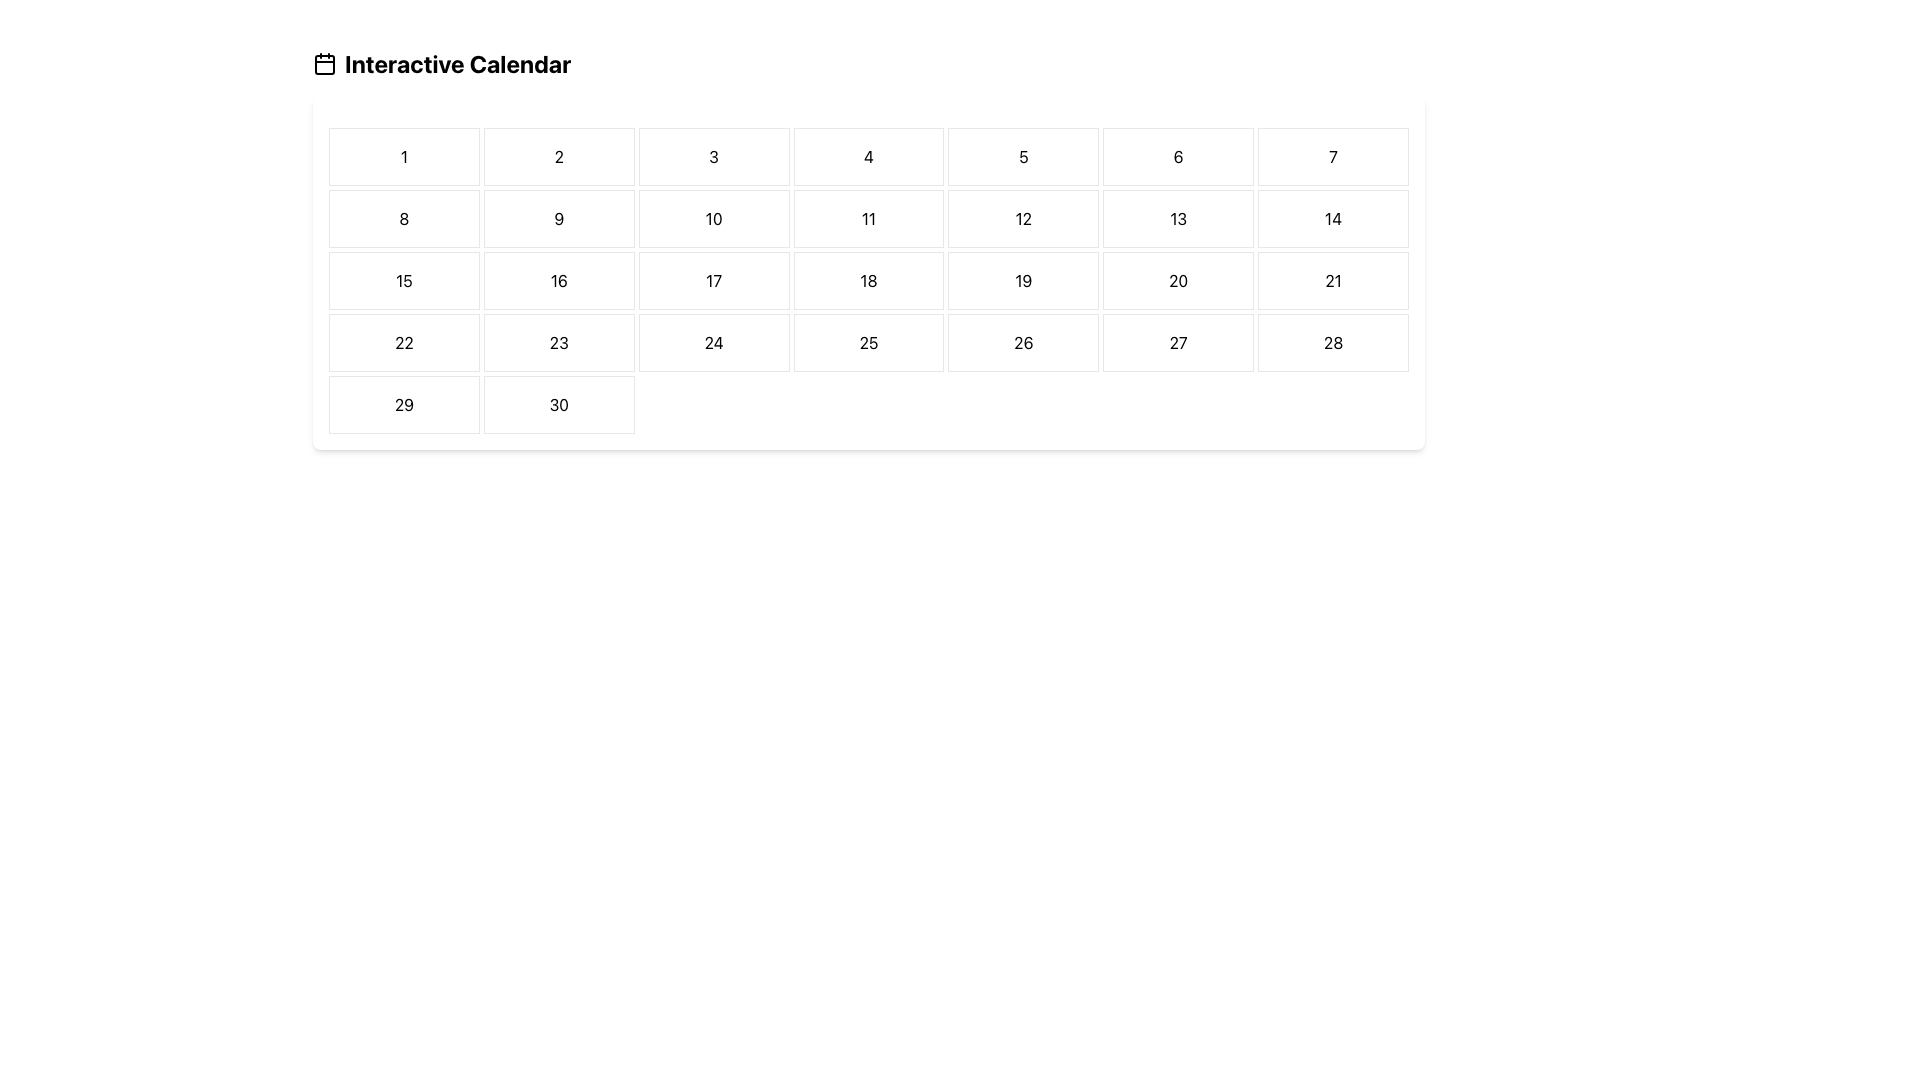 The image size is (1920, 1080). What do you see at coordinates (714, 156) in the screenshot?
I see `the third cell in the first row of the interactive grid, which is positioned between the cells containing '2' and '4'` at bounding box center [714, 156].